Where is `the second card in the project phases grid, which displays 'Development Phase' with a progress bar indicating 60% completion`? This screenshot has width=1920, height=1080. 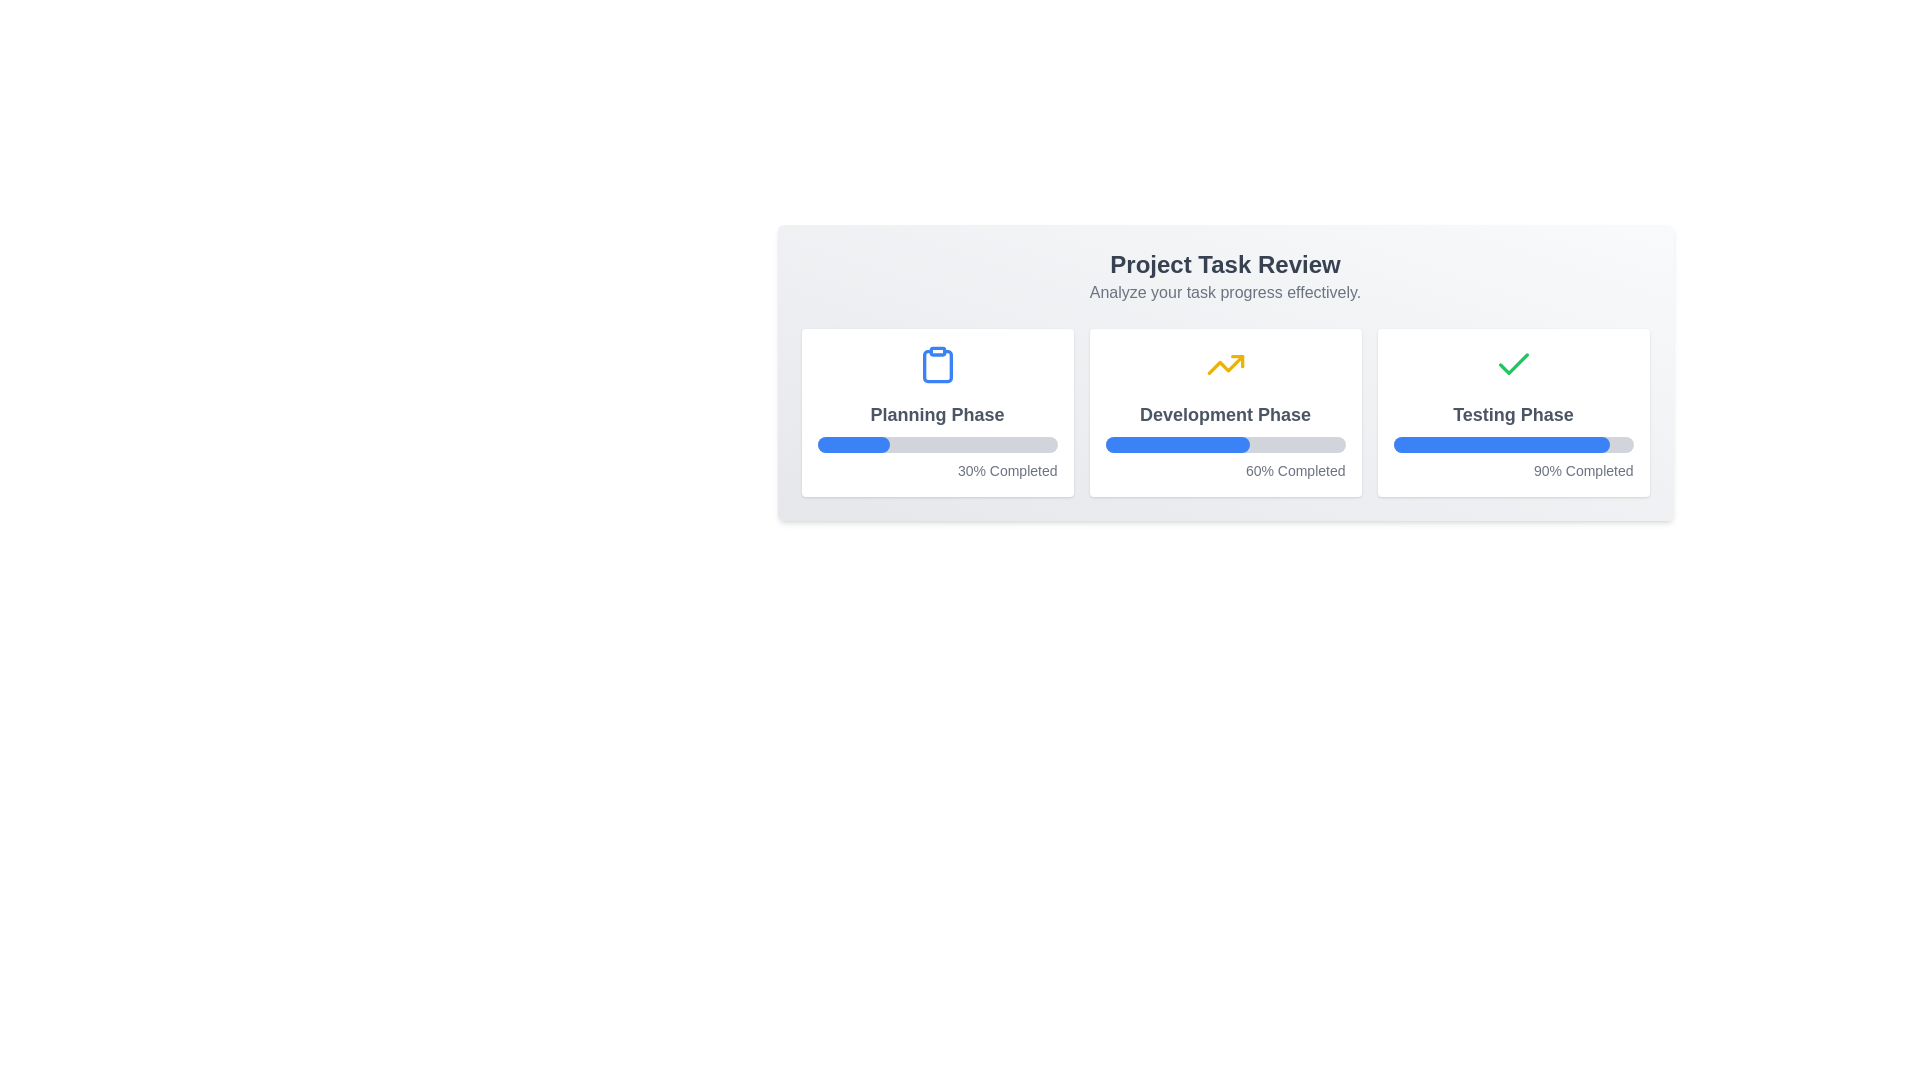 the second card in the project phases grid, which displays 'Development Phase' with a progress bar indicating 60% completion is located at coordinates (1224, 411).